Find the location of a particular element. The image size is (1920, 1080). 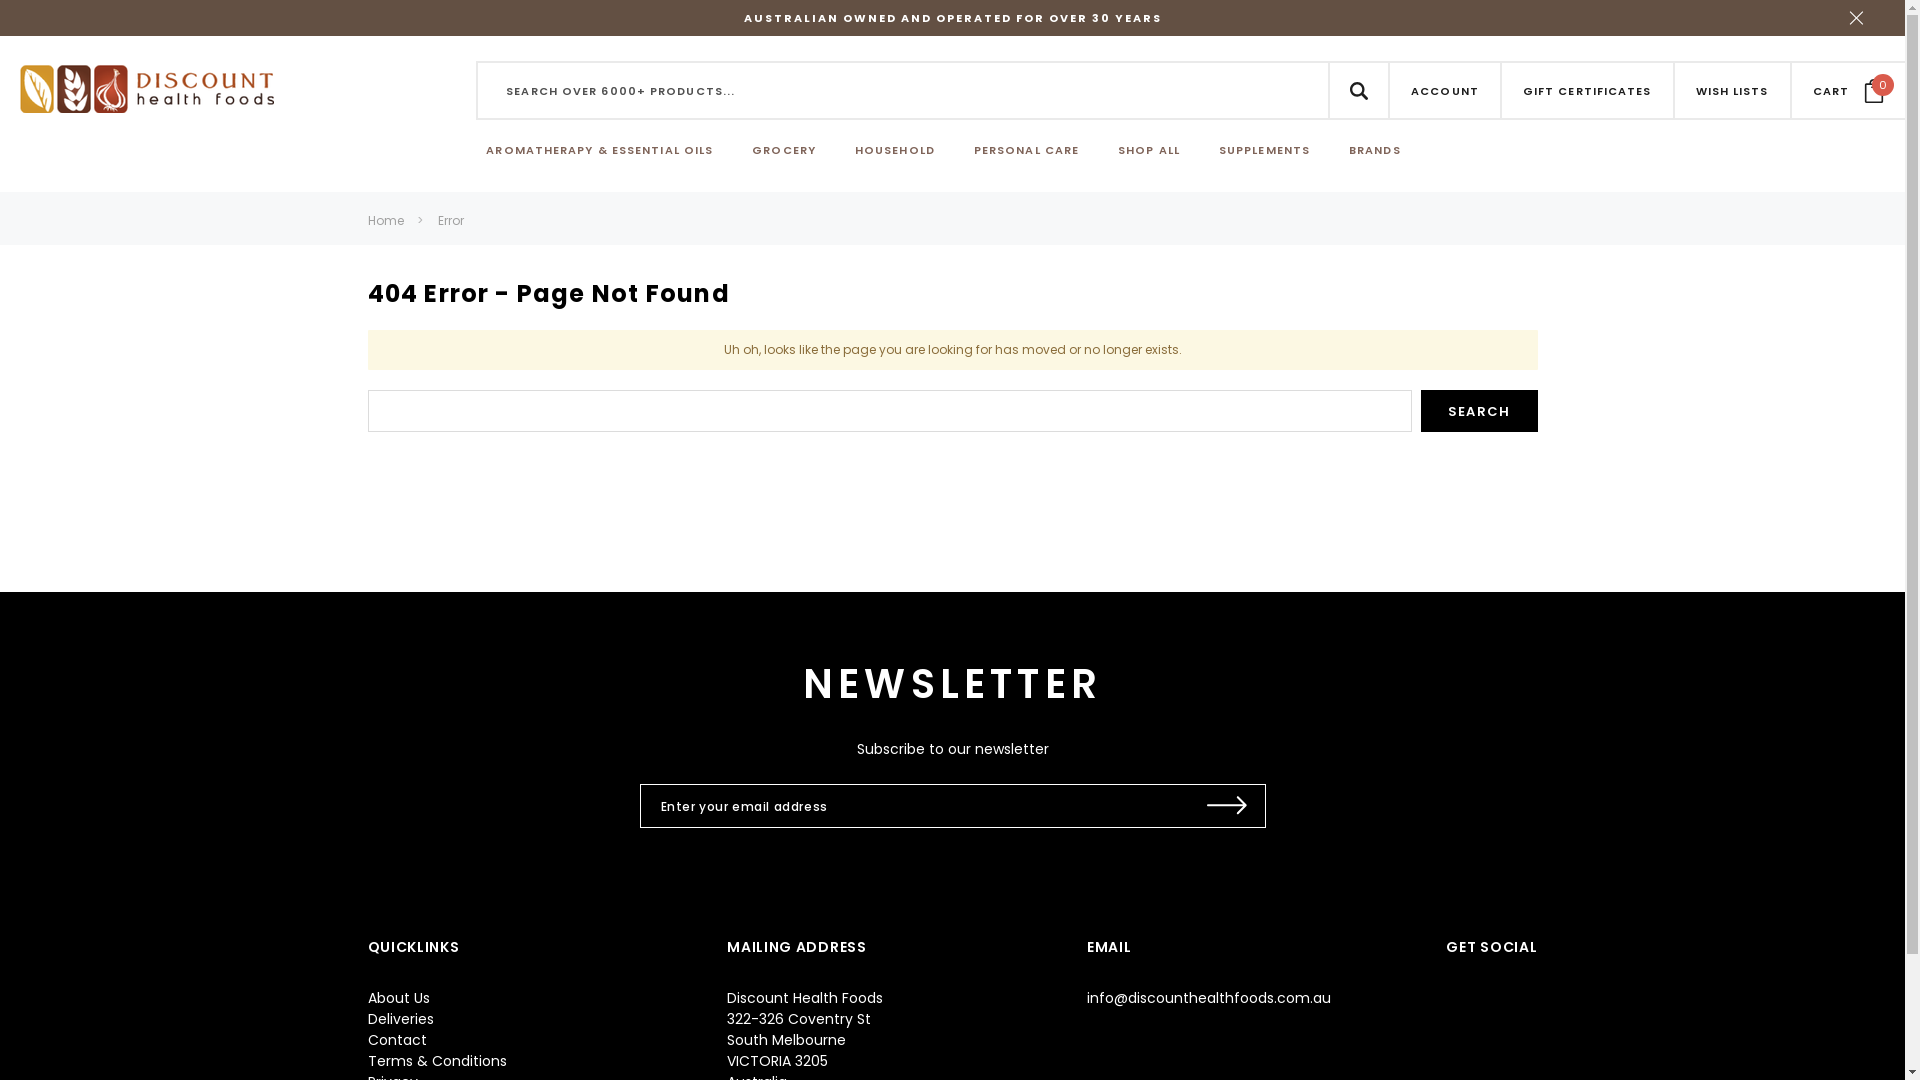

'WISH LISTS' is located at coordinates (1694, 90).